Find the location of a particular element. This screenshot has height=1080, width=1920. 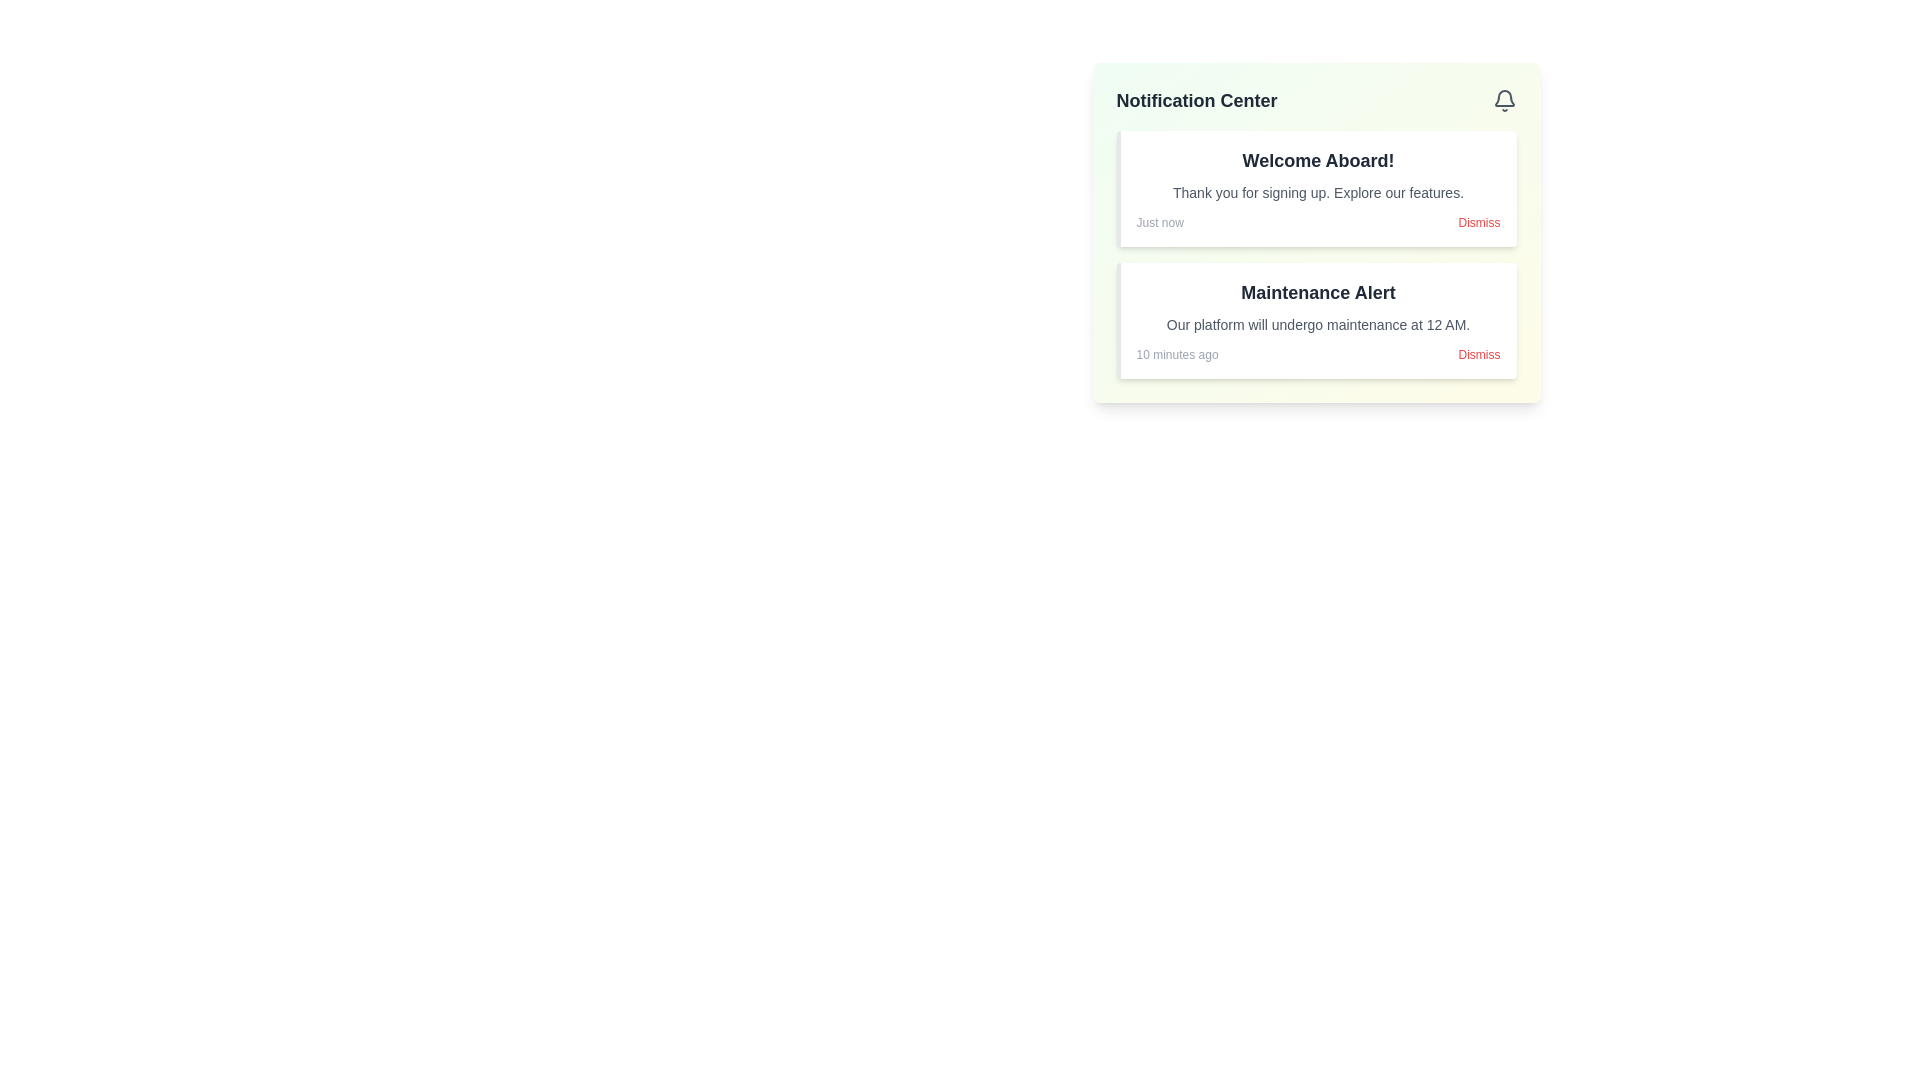

the dismiss button located at the right end of the 'Maintenance Alert' notification to hide the notification is located at coordinates (1479, 353).